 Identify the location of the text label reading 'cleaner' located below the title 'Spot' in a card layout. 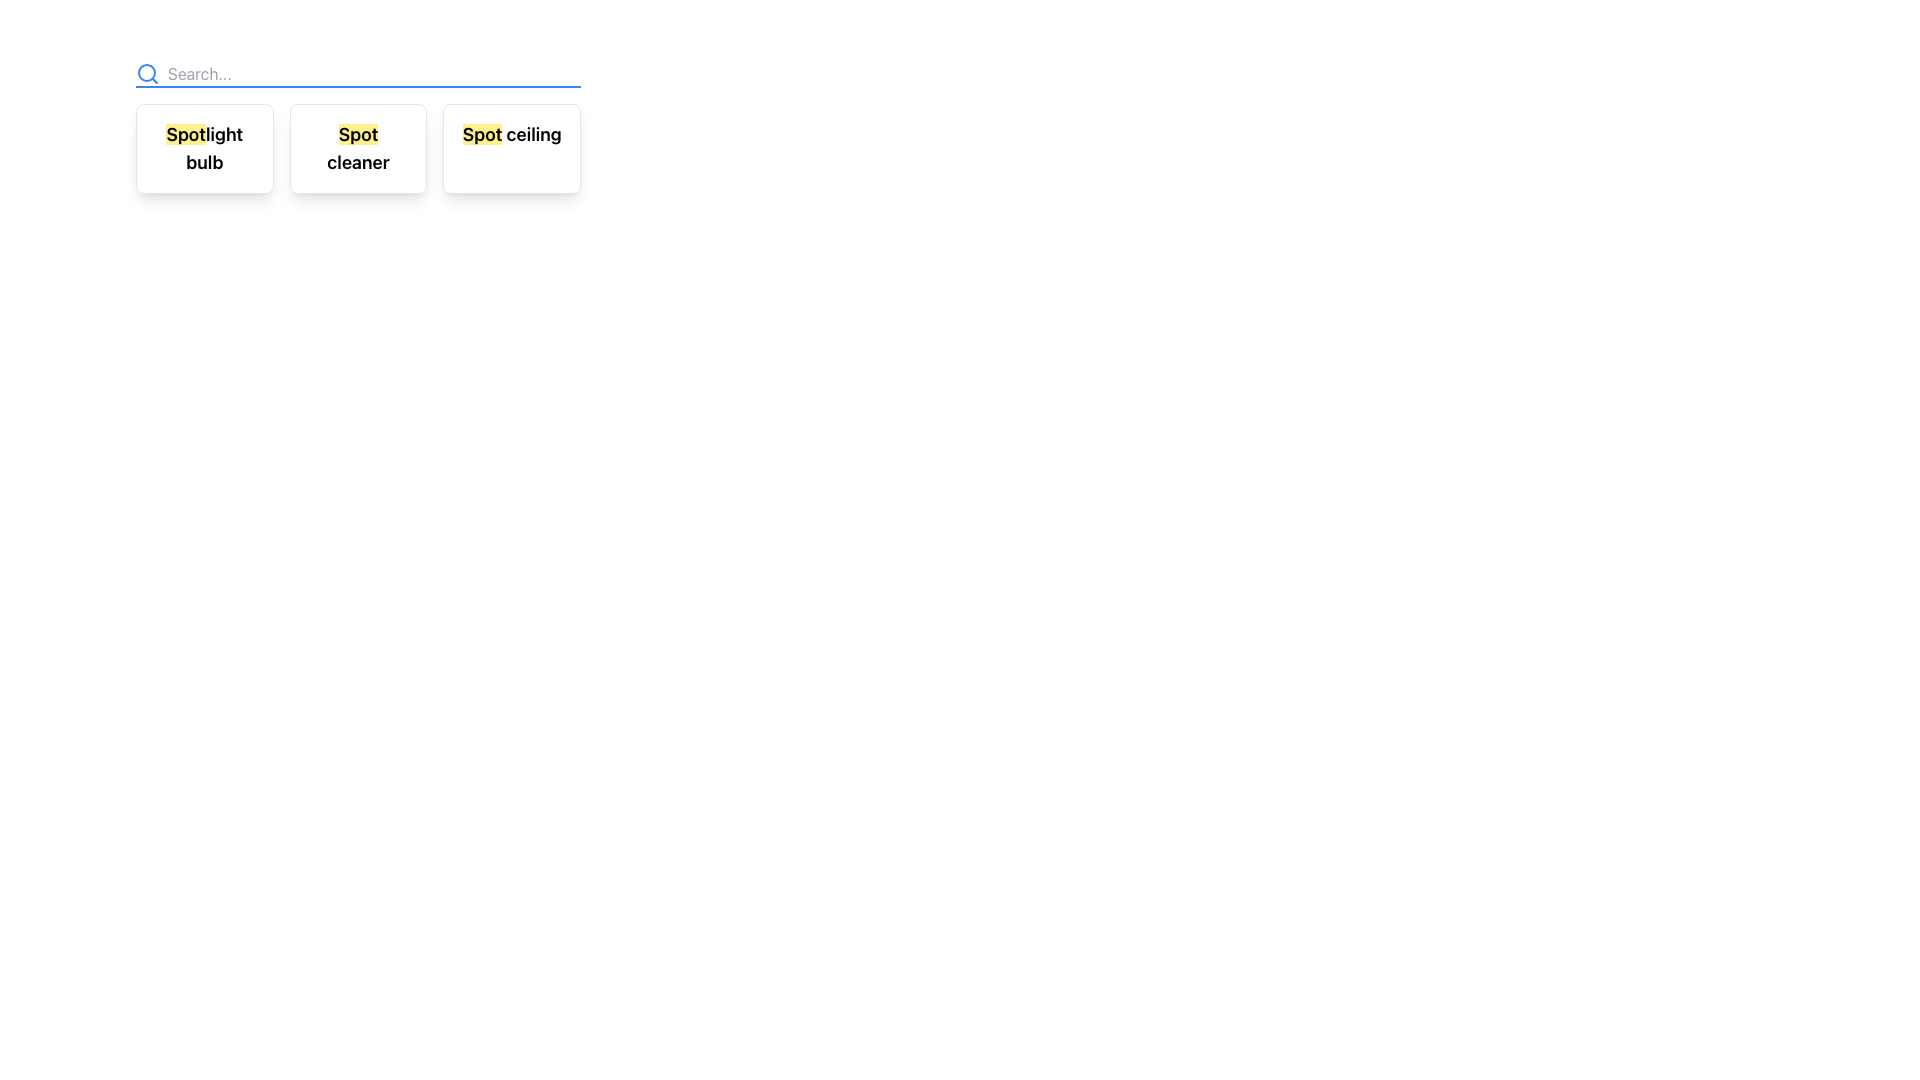
(358, 161).